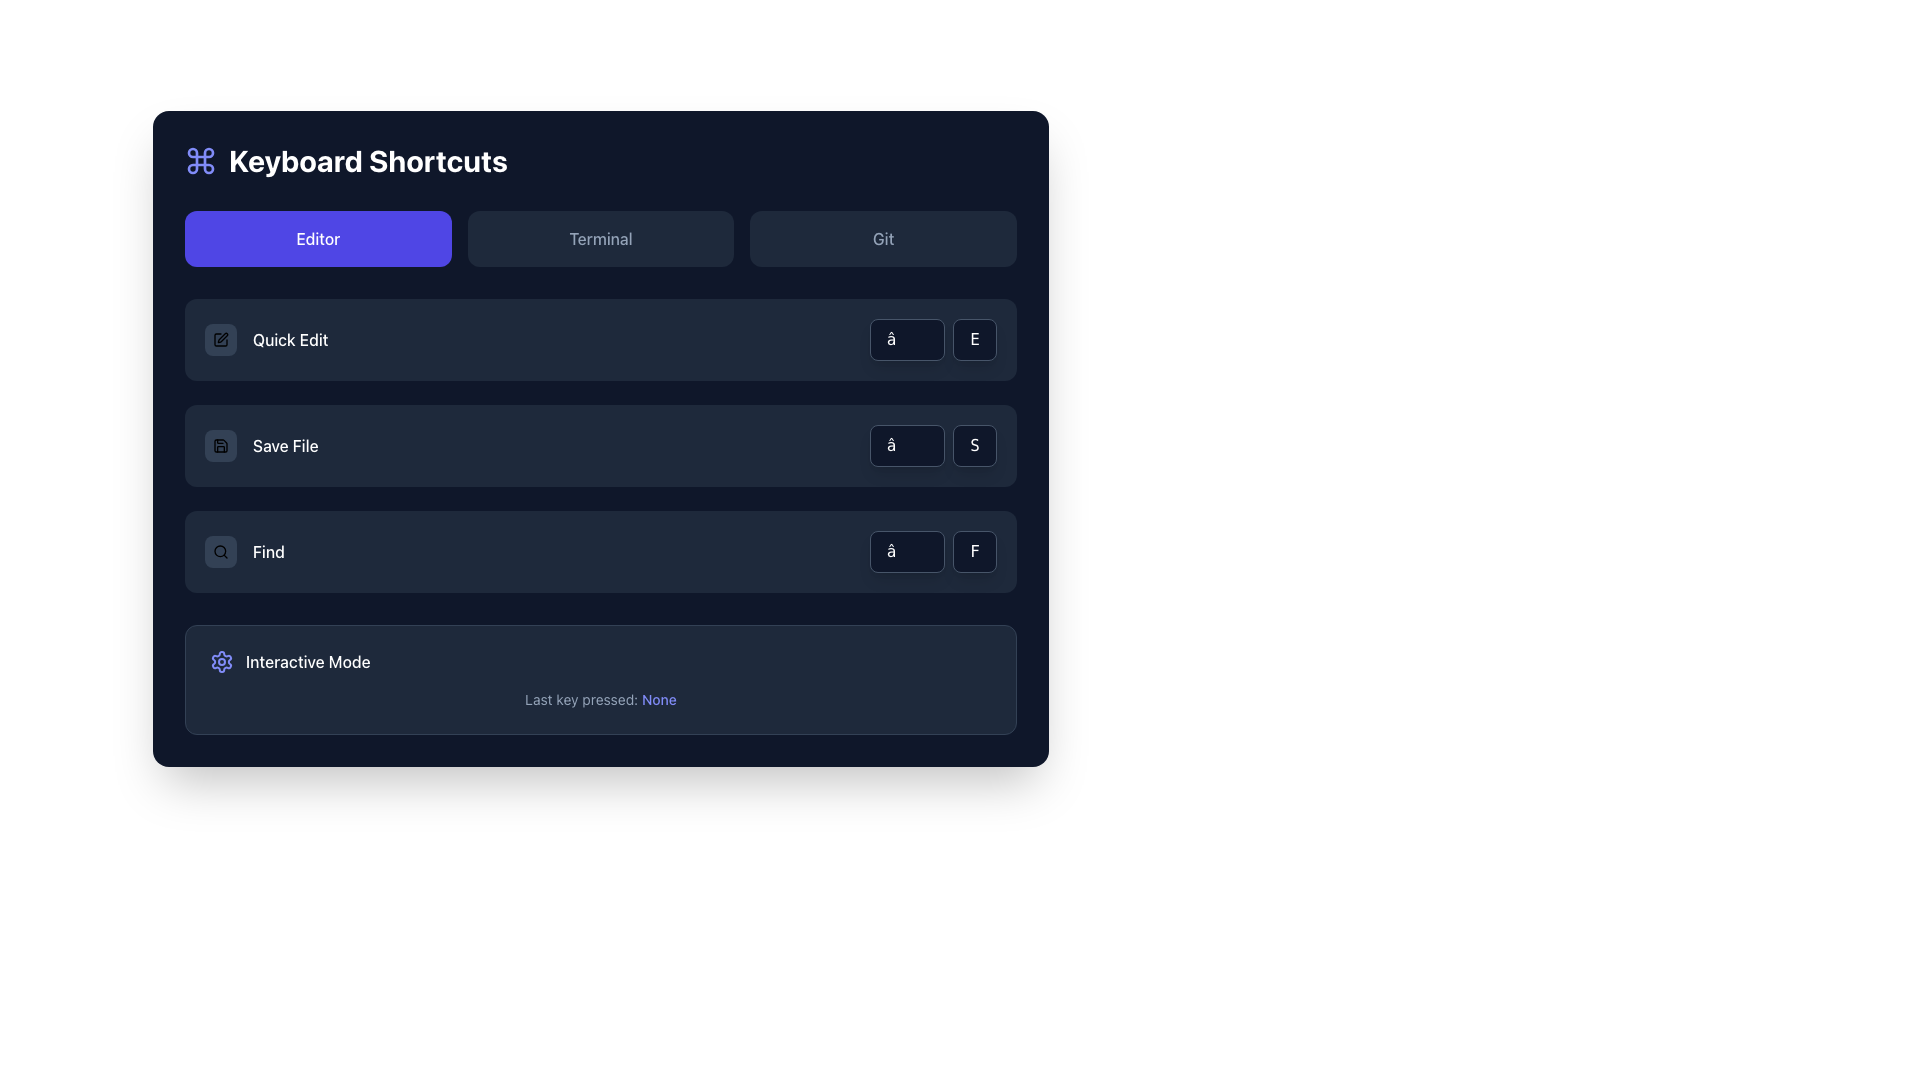 The image size is (1920, 1080). What do you see at coordinates (220, 551) in the screenshot?
I see `the search icon located in the 'Find' section, positioned to the left of the text 'Find' and above 'Interactive Mode'` at bounding box center [220, 551].